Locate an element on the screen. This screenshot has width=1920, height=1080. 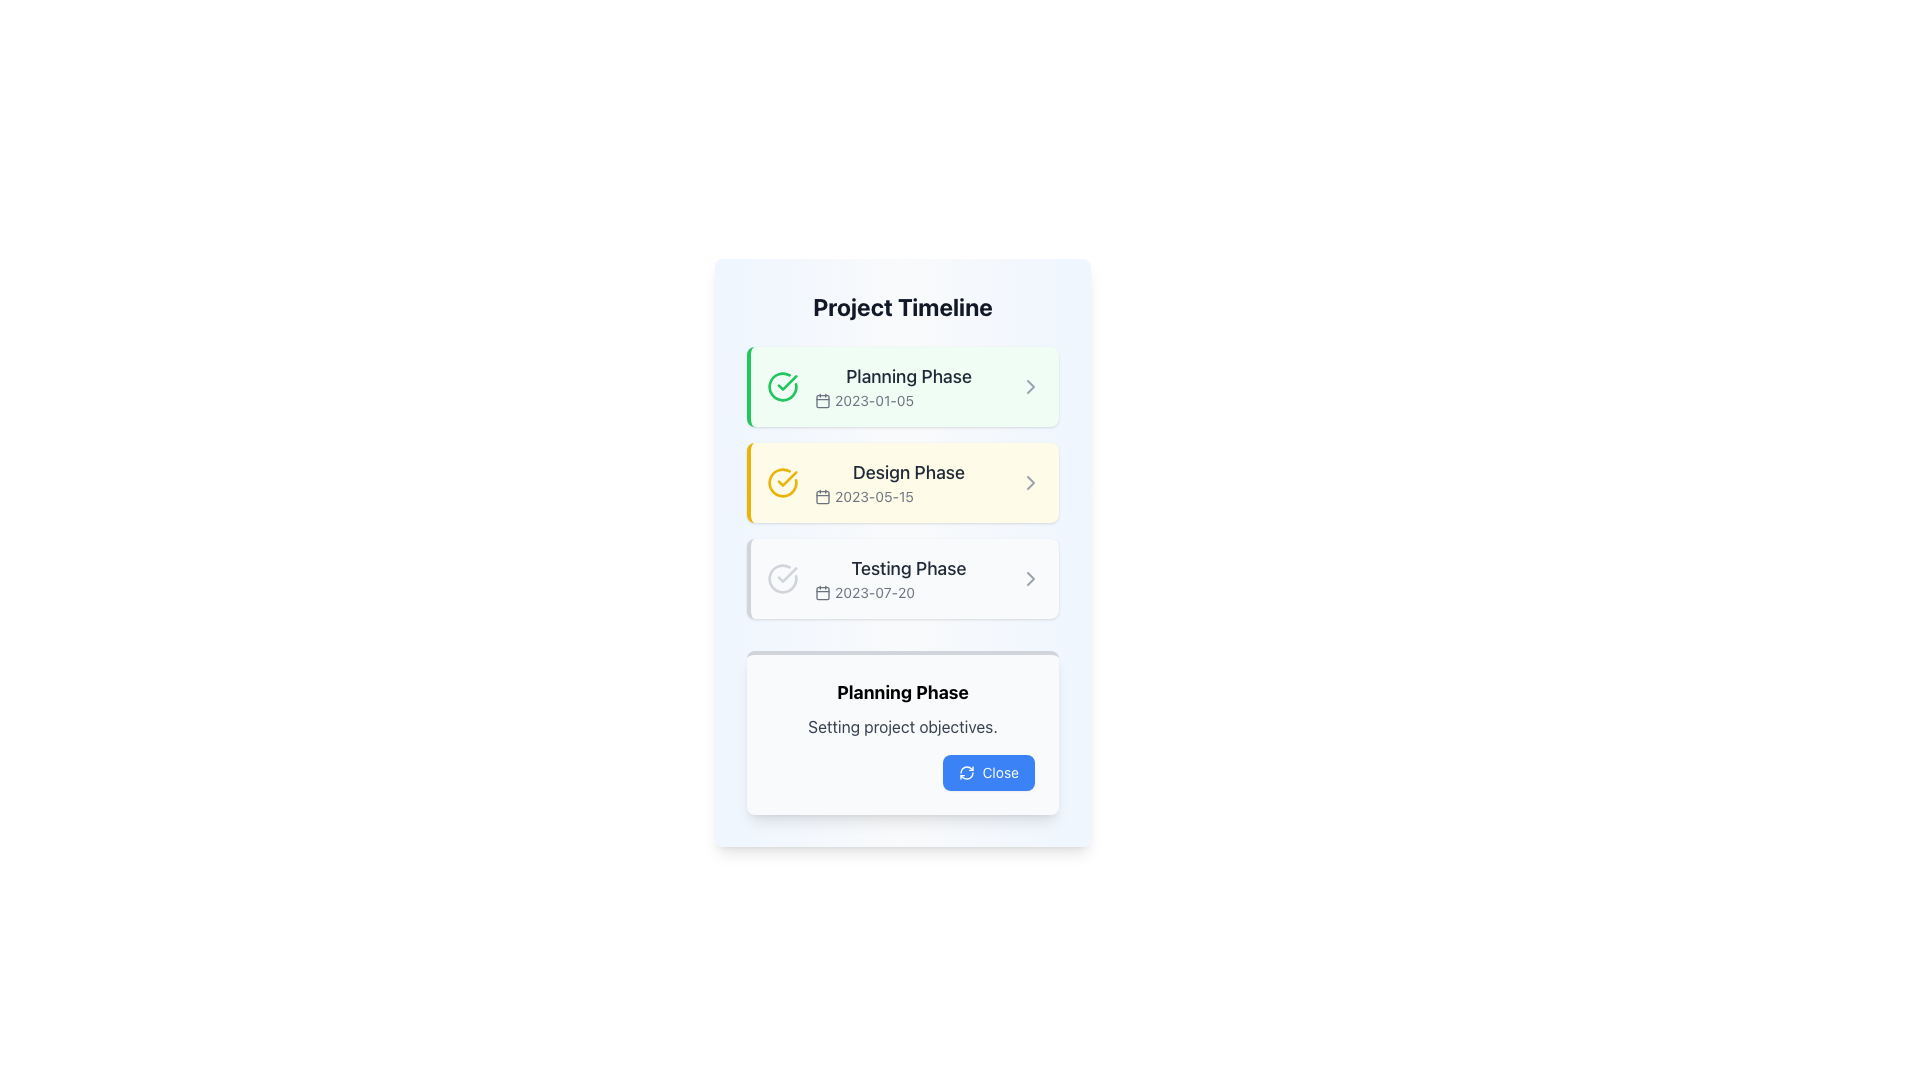
the associated date by clicking on the calendar icon located to the left of the text '2023-01-05' in the 'Planning Phase' row of the project timeline interface is located at coordinates (822, 401).